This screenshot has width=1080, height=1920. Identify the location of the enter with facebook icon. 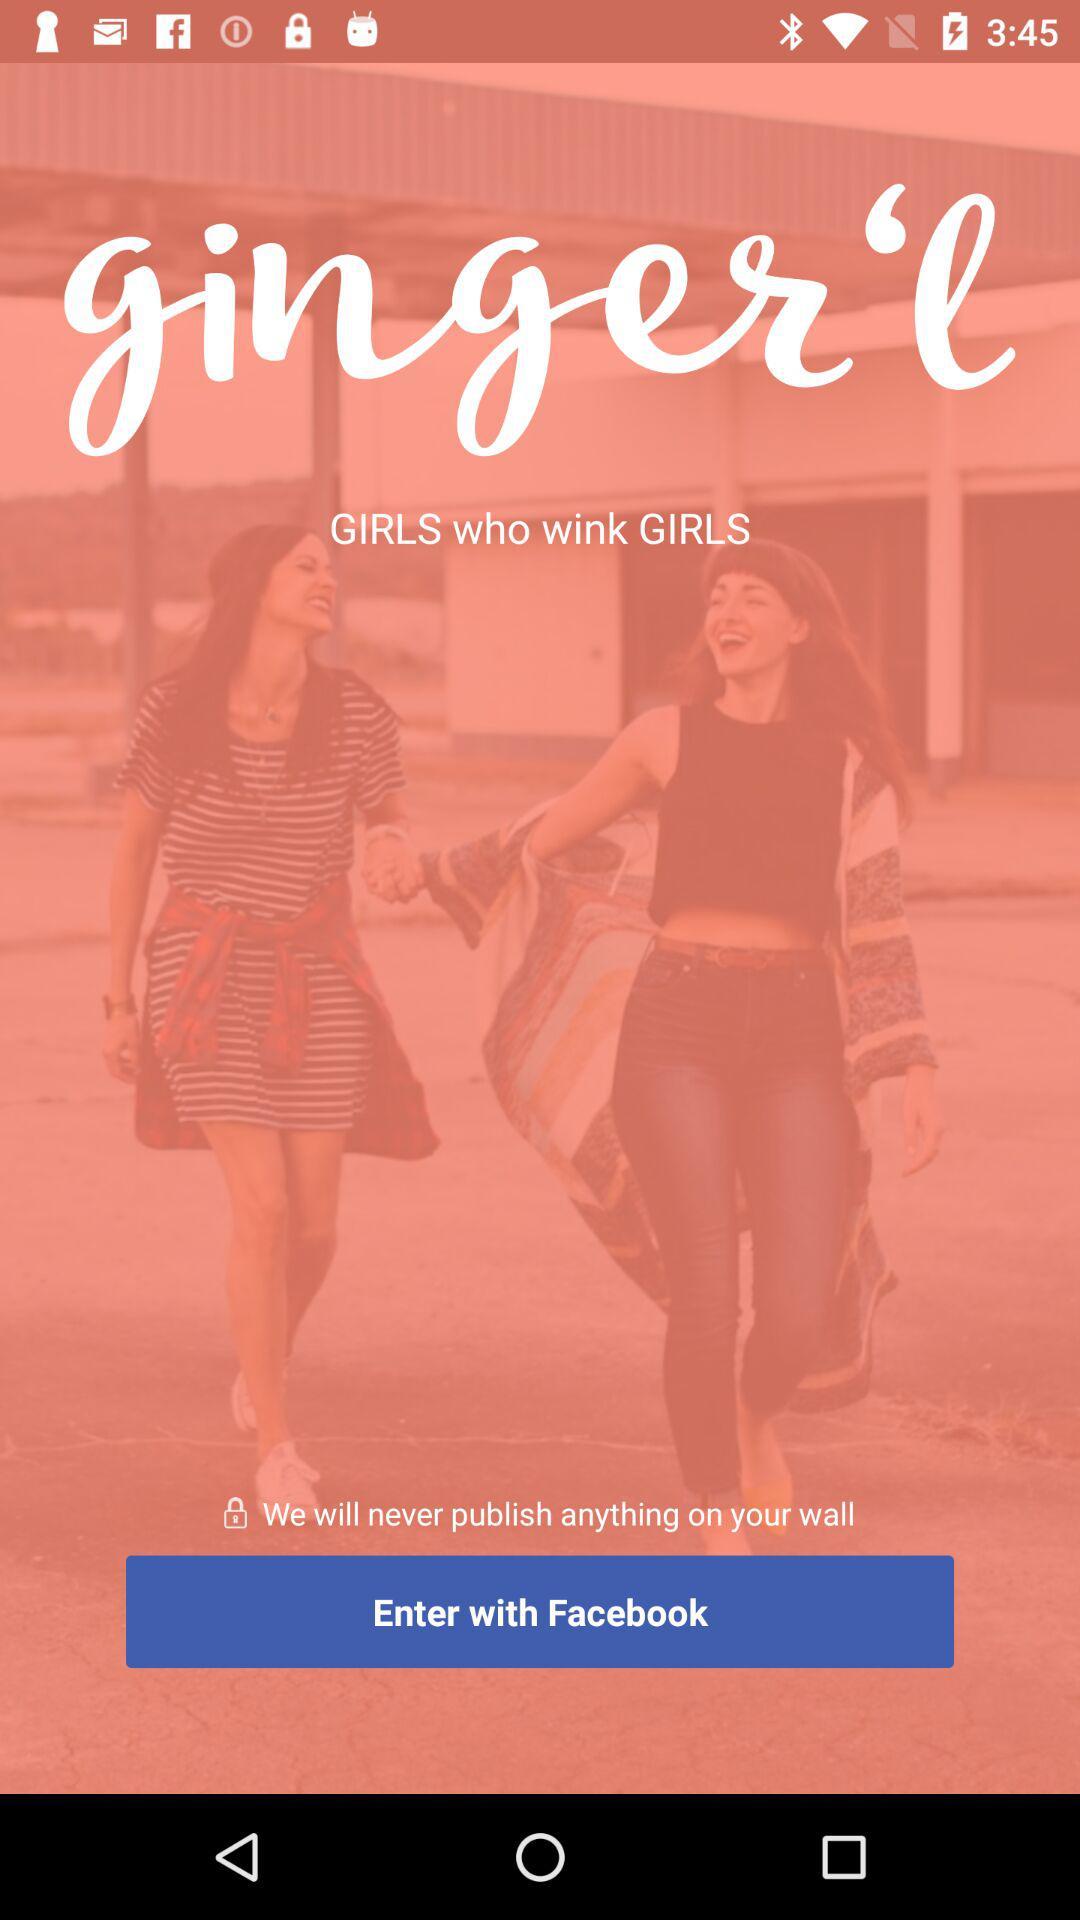
(540, 1611).